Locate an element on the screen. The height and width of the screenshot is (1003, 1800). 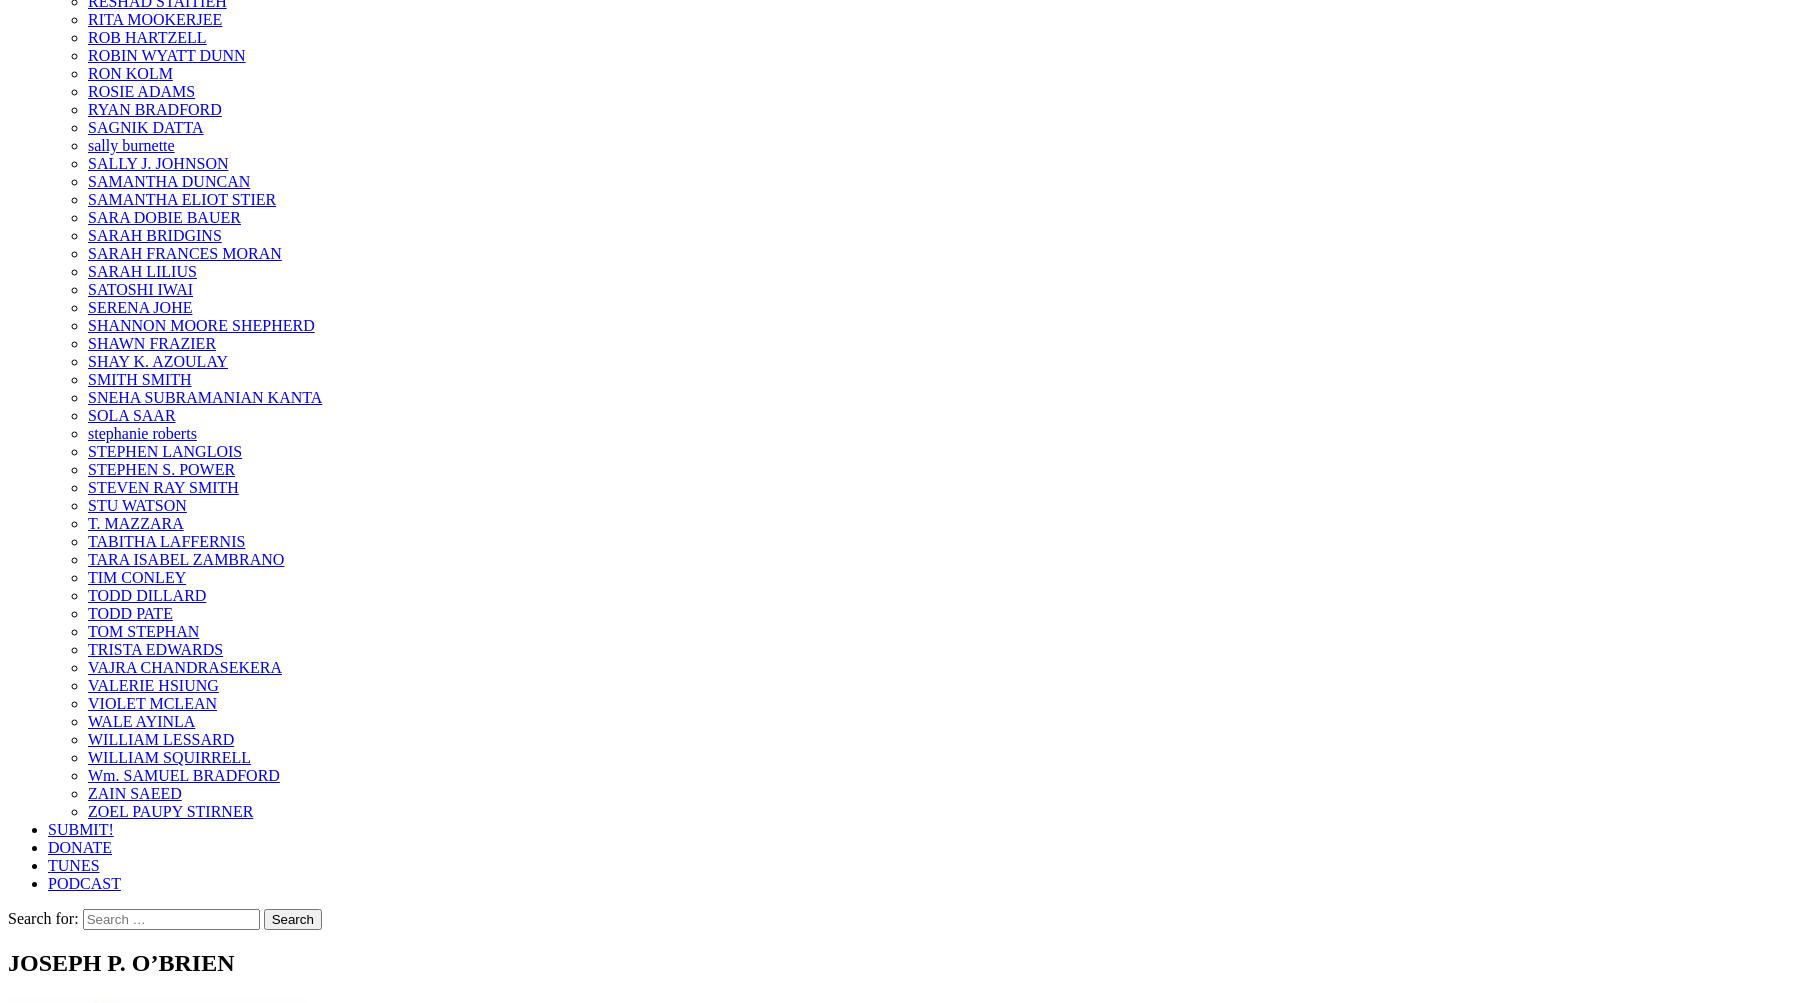
'VALERIE HSIUNG' is located at coordinates (153, 685).